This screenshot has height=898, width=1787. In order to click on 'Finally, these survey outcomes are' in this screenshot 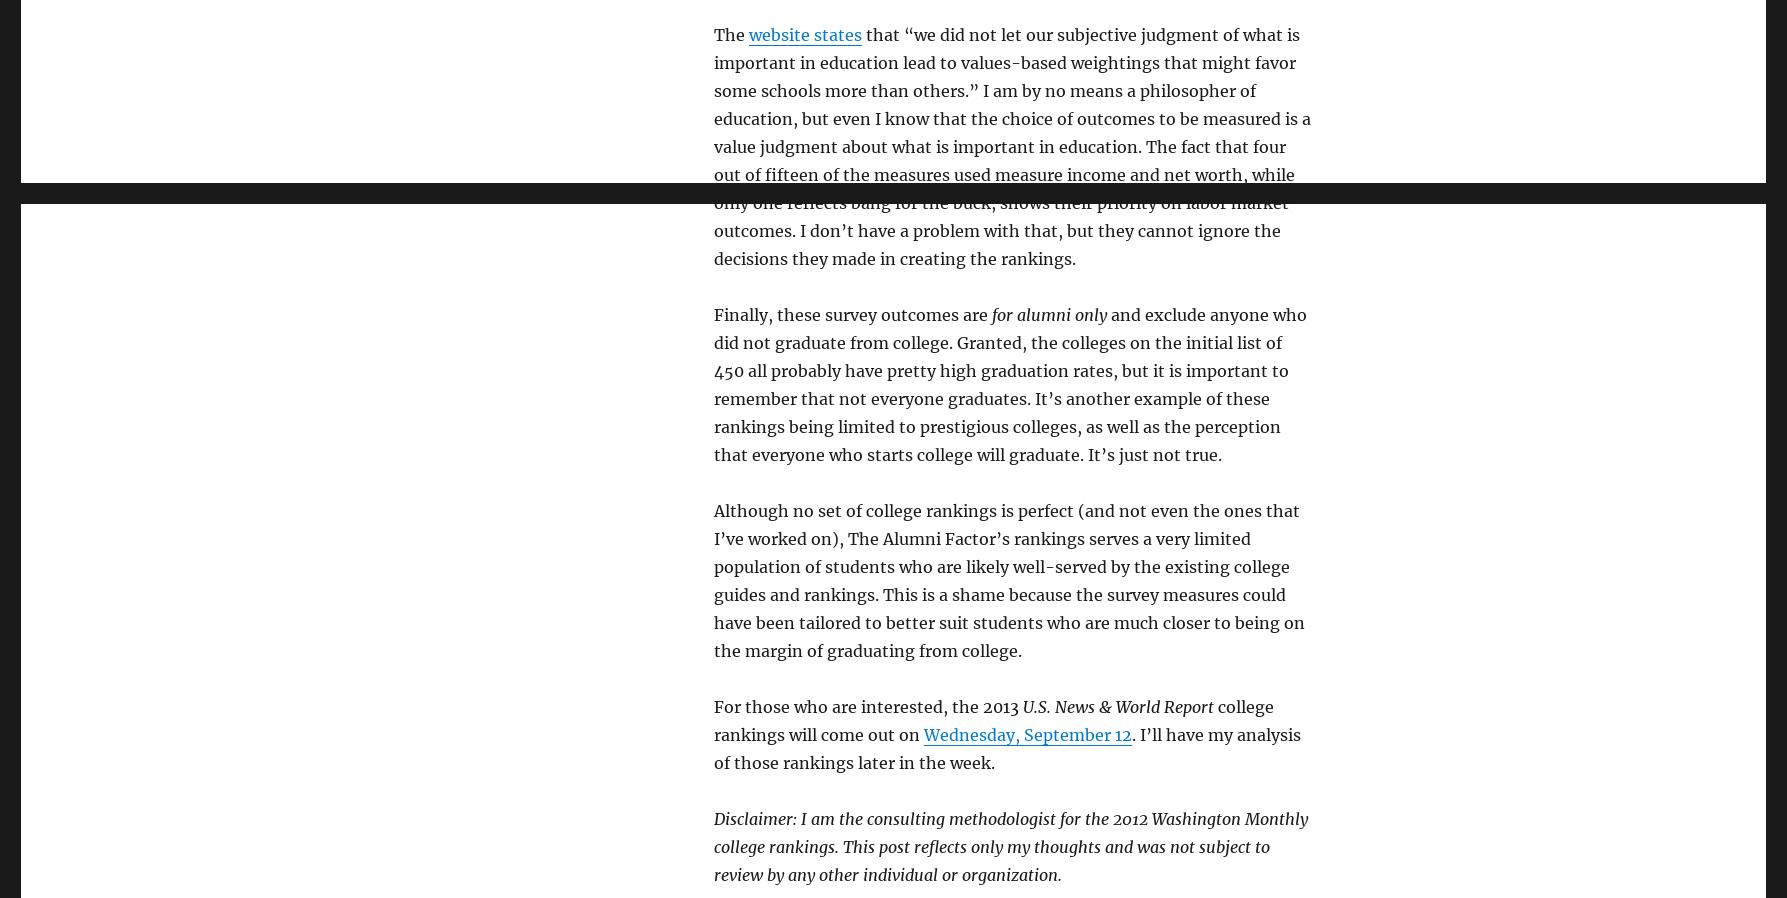, I will do `click(852, 315)`.